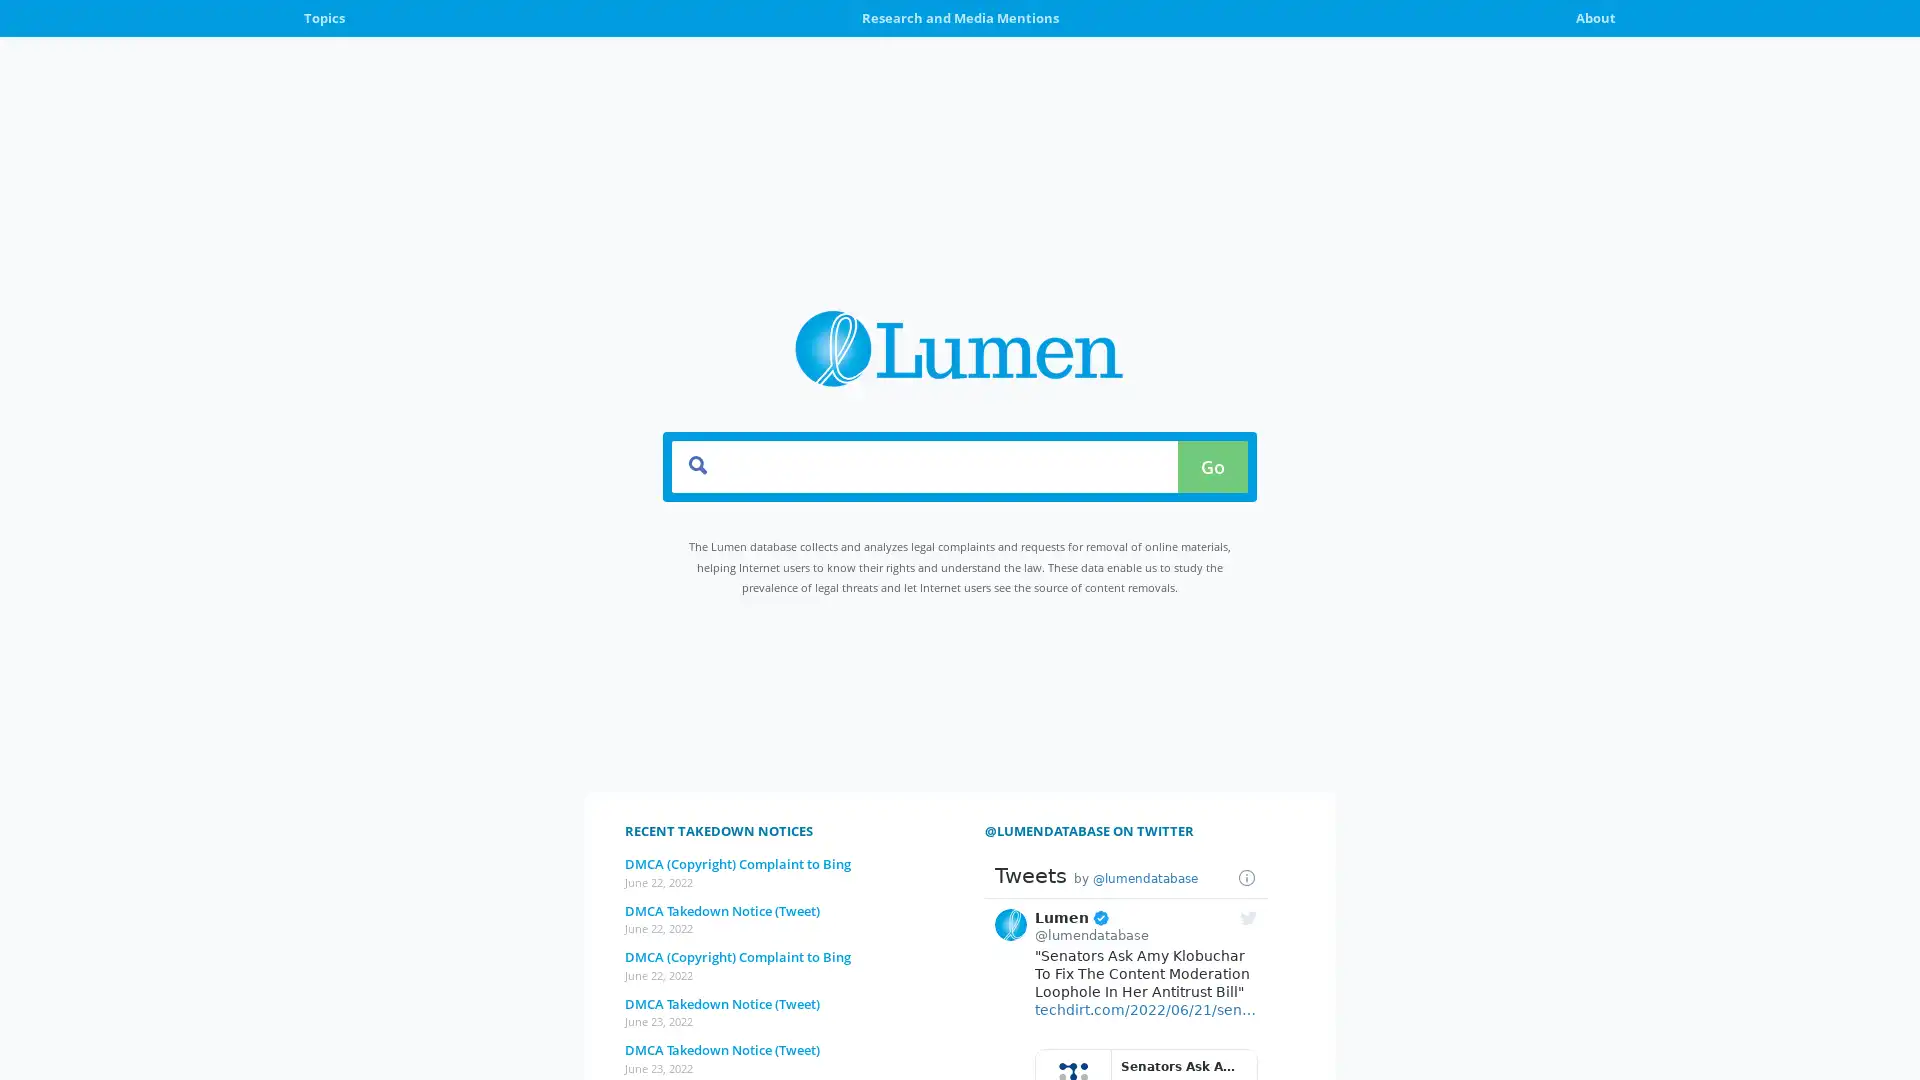  Describe the element at coordinates (1212, 466) in the screenshot. I see `Go` at that location.